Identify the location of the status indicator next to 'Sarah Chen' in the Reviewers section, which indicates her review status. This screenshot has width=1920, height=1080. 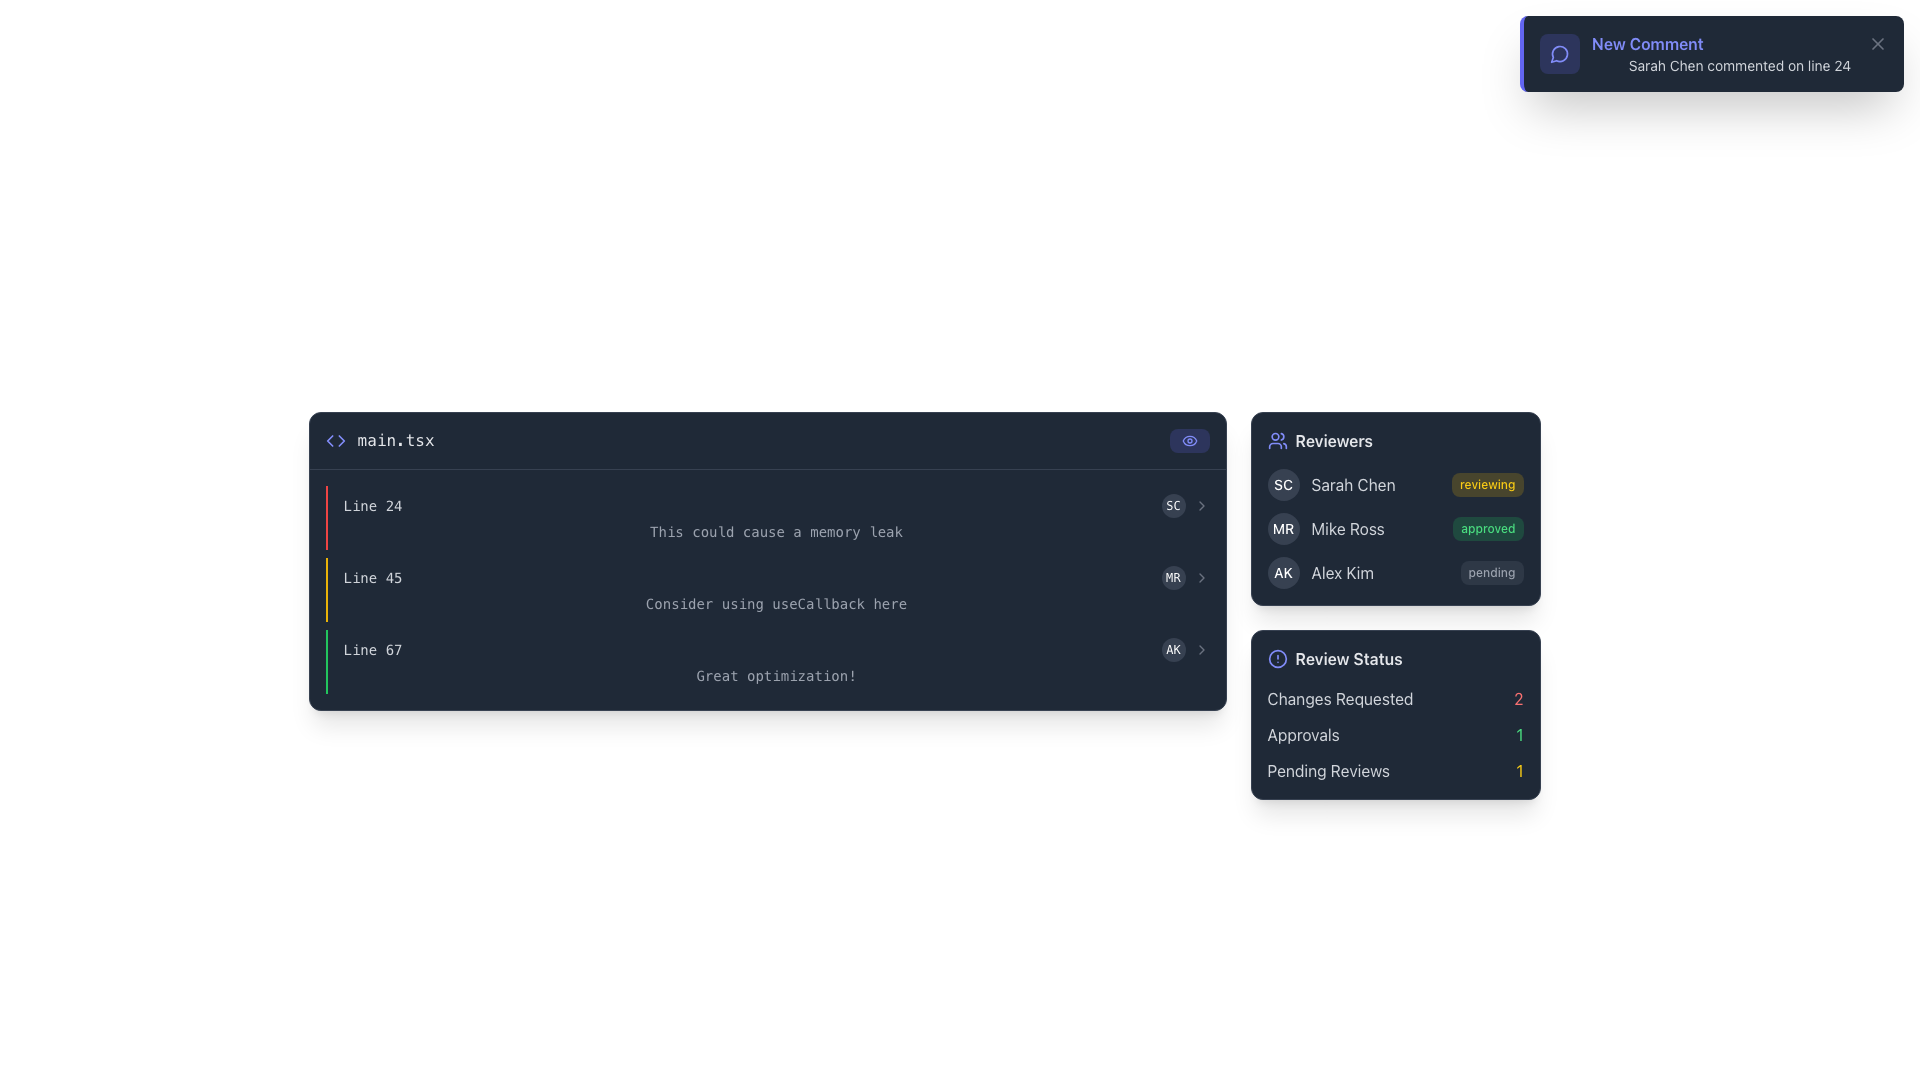
(1487, 485).